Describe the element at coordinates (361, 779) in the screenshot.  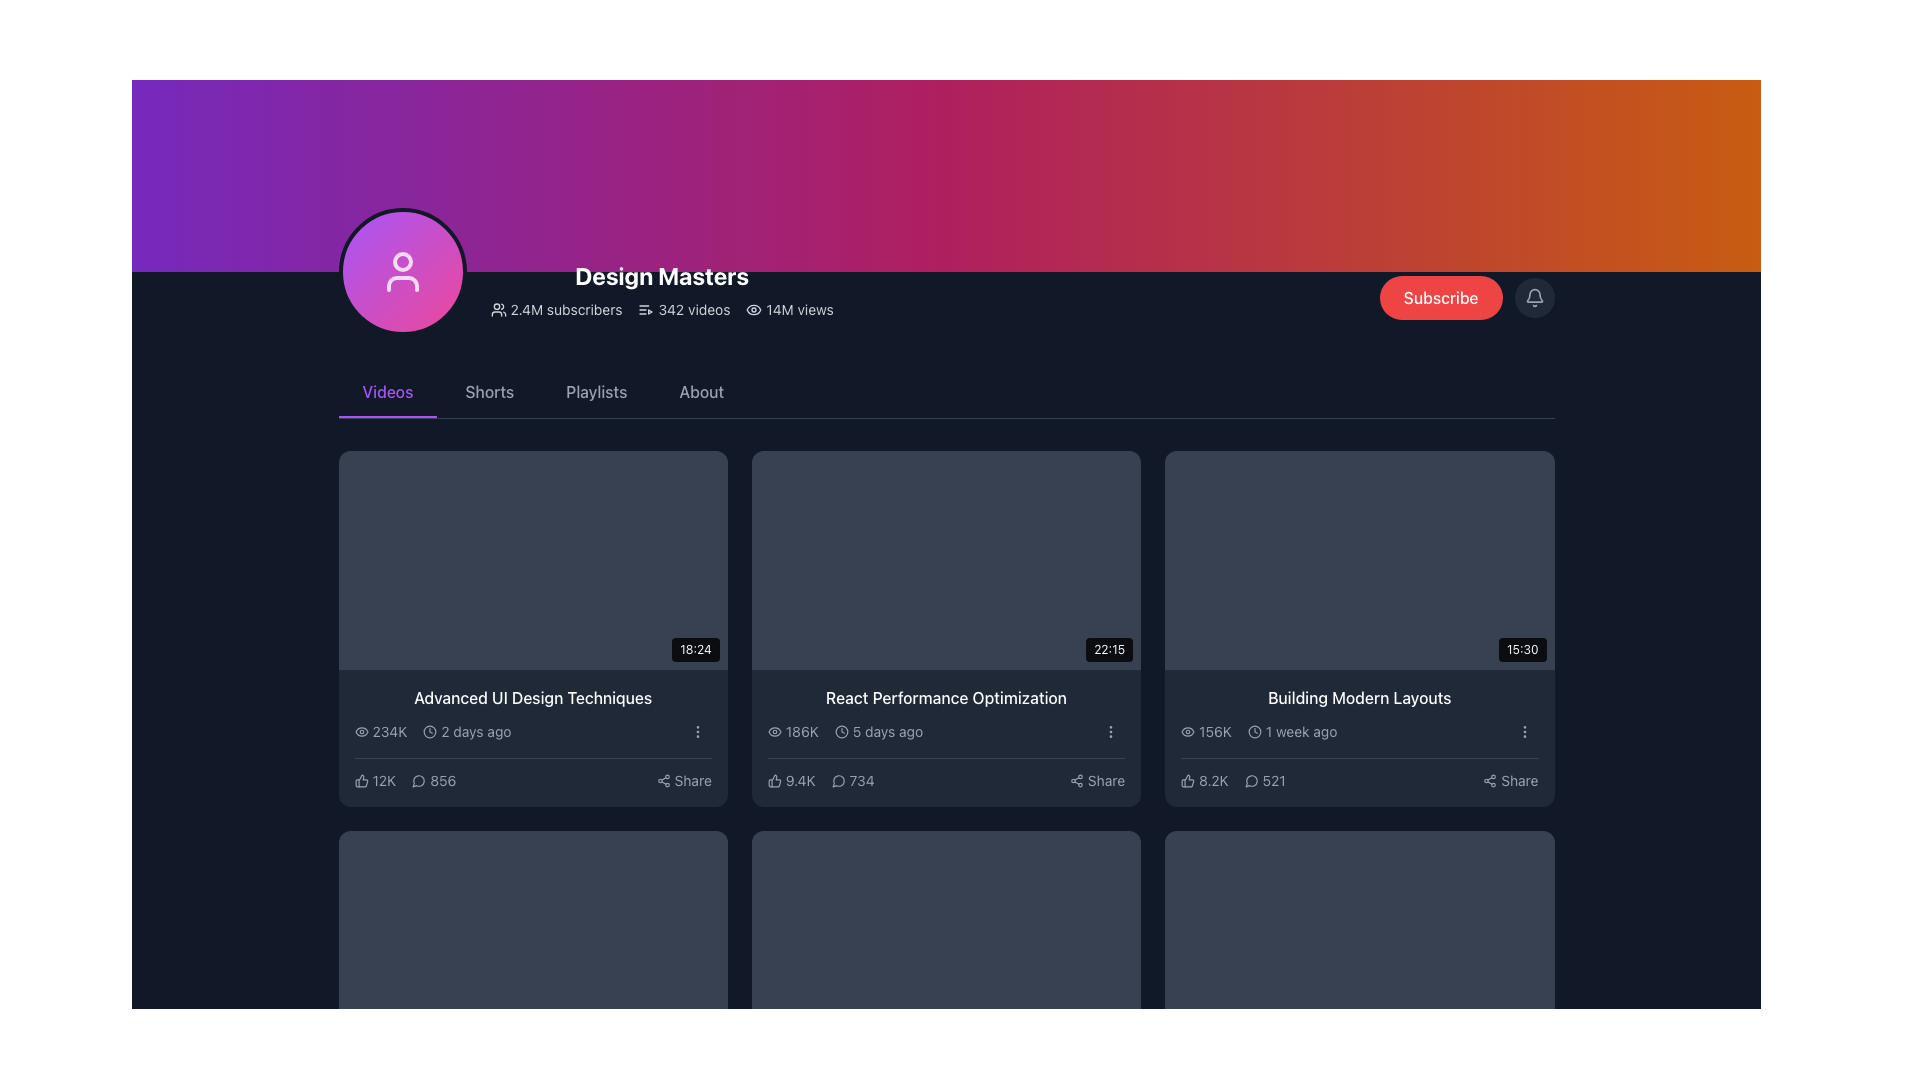
I see `the thumbs-up icon located in the lower section of the video card titled 'Advanced UI Design Techniques' to like the video` at that location.